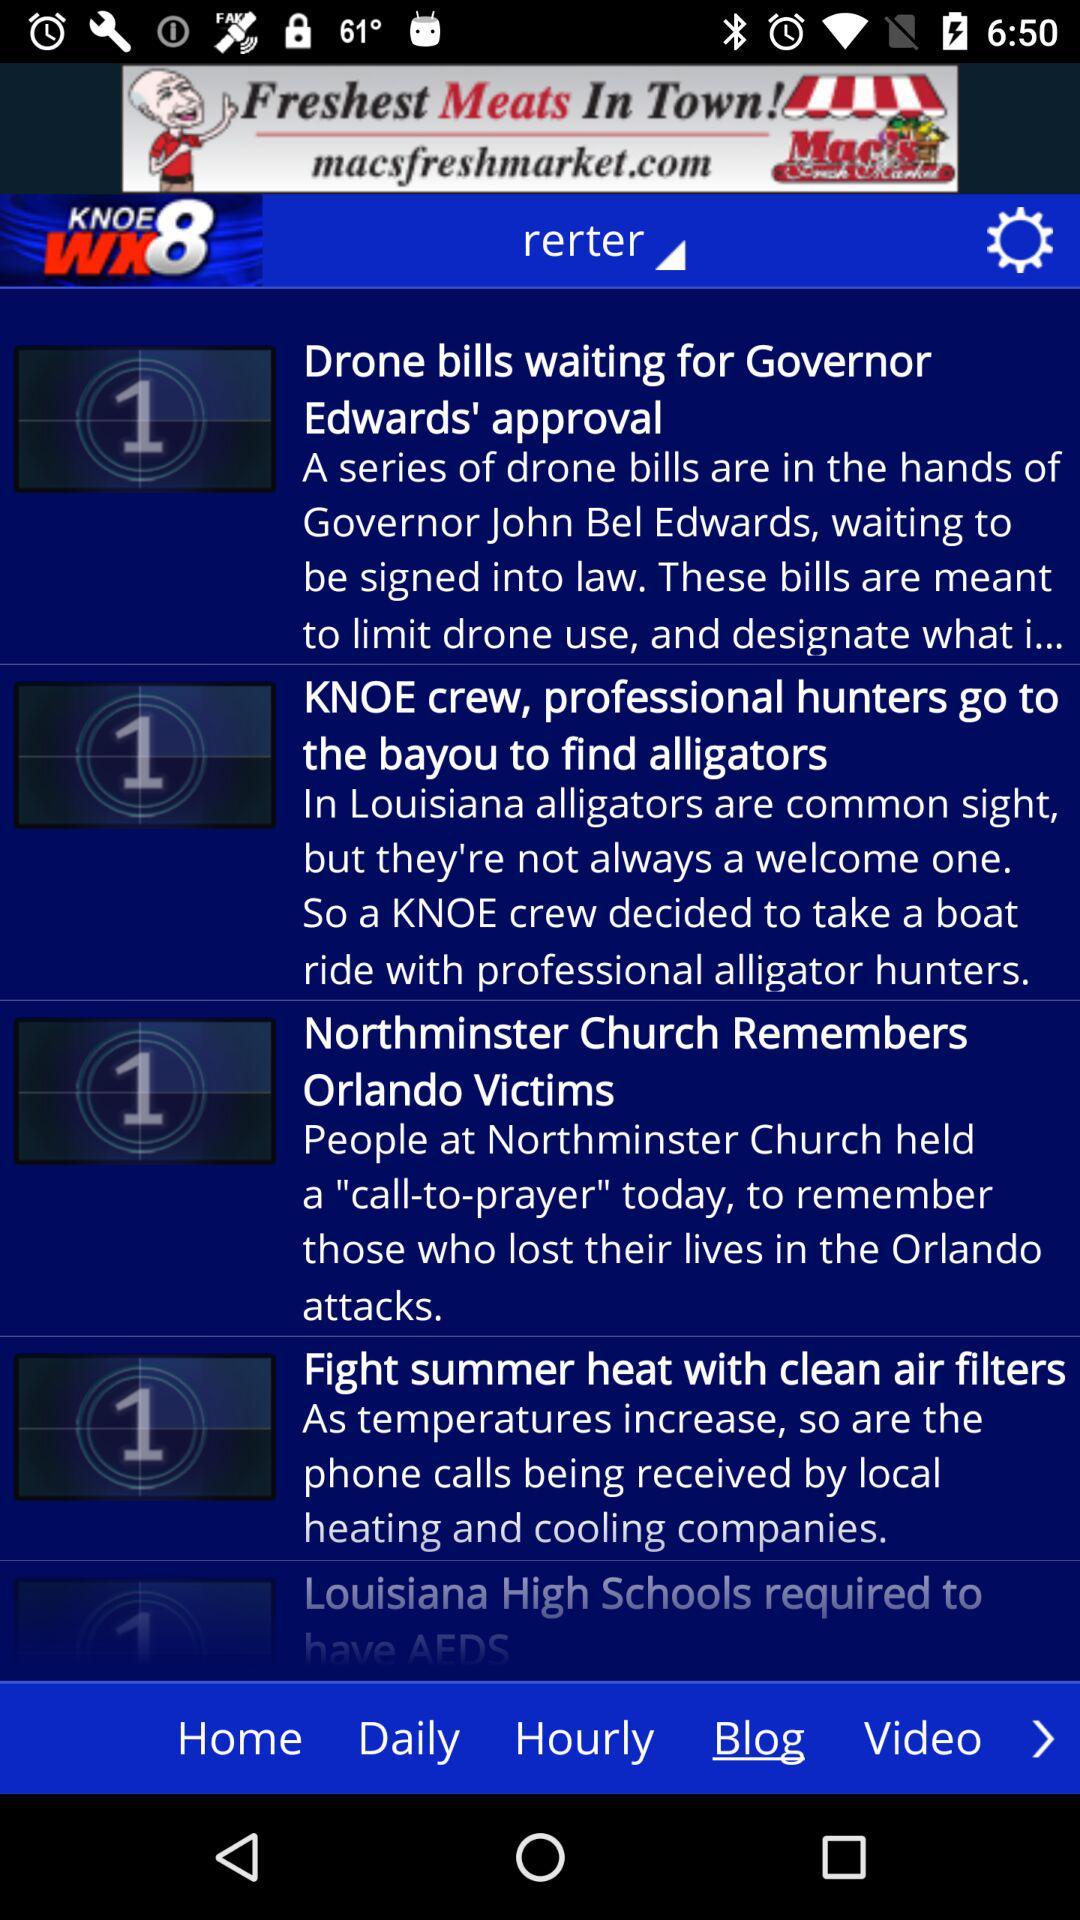 This screenshot has width=1080, height=1920. I want to click on advertisement to open macsfreshmarket.com website, so click(540, 127).